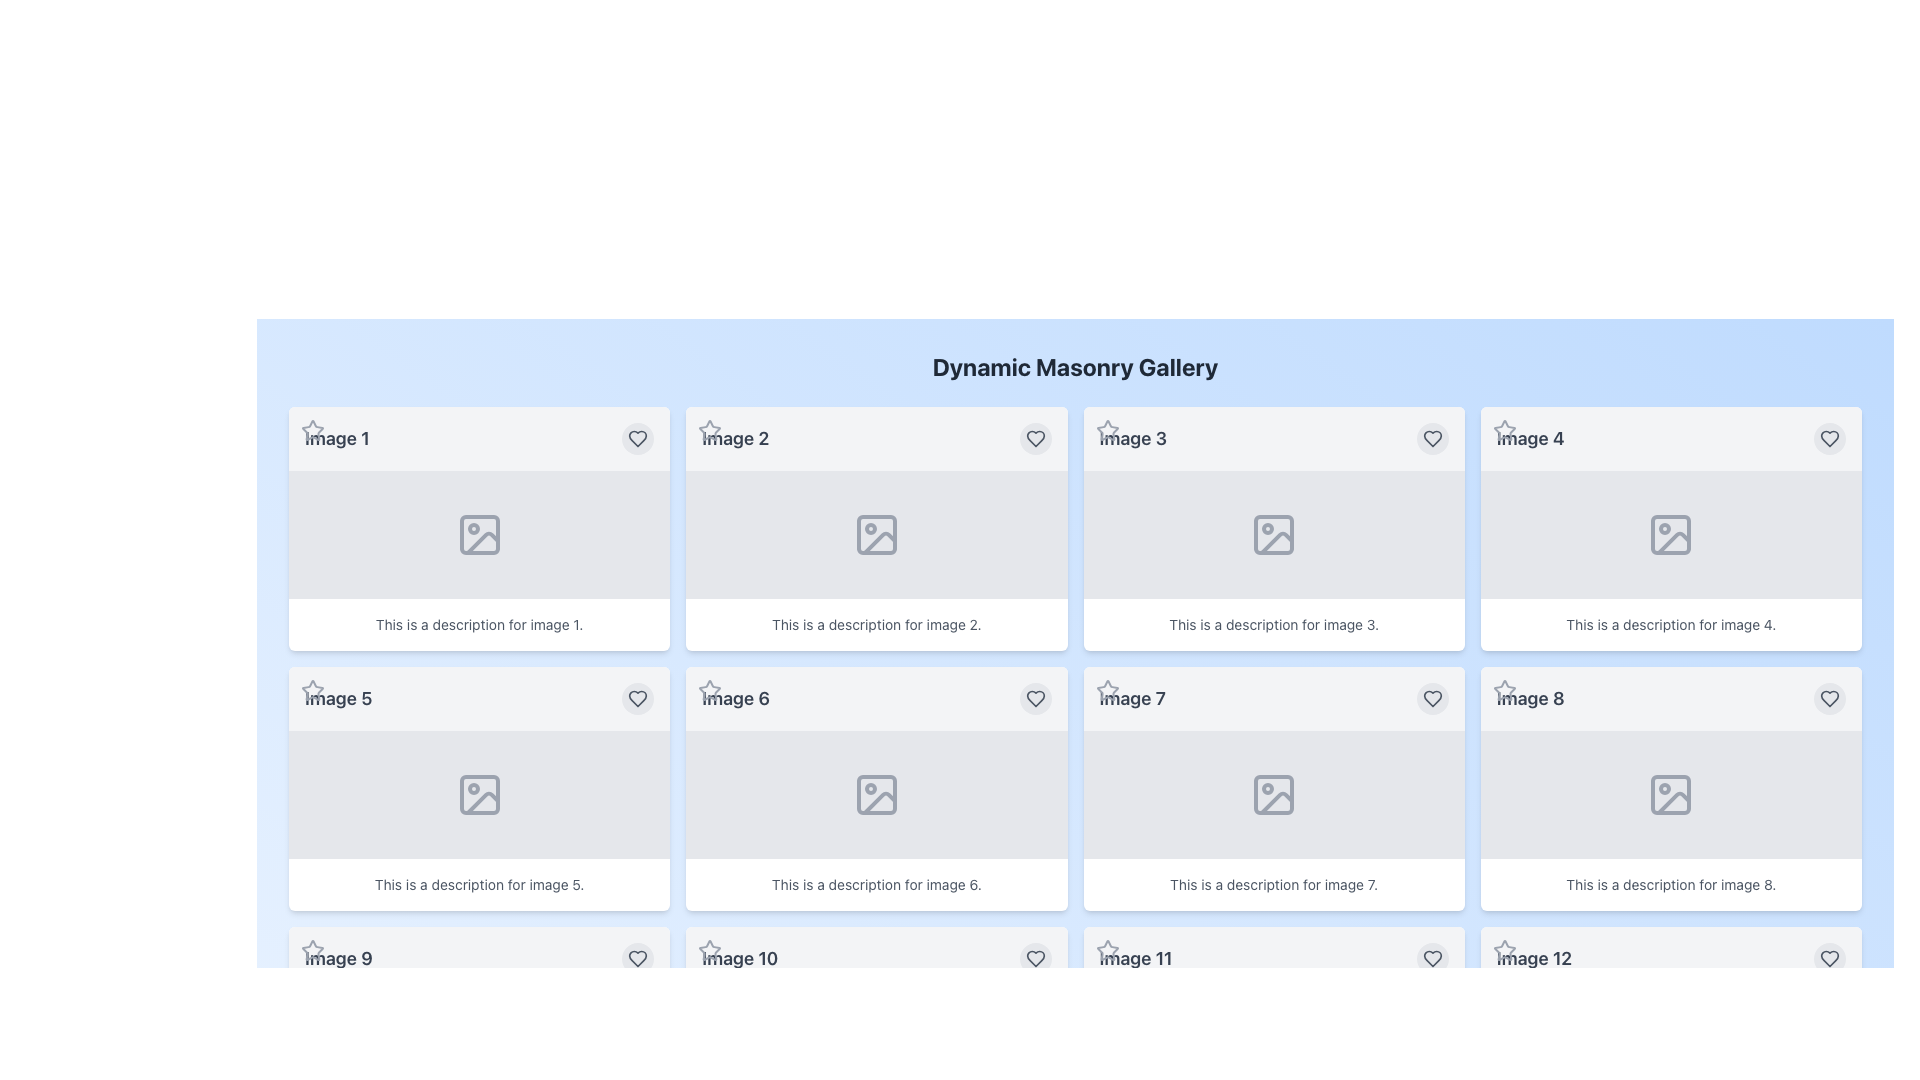  Describe the element at coordinates (1431, 697) in the screenshot. I see `the heart-shaped icon located at the top-right corner of the card labeled 'Image 7'` at that location.